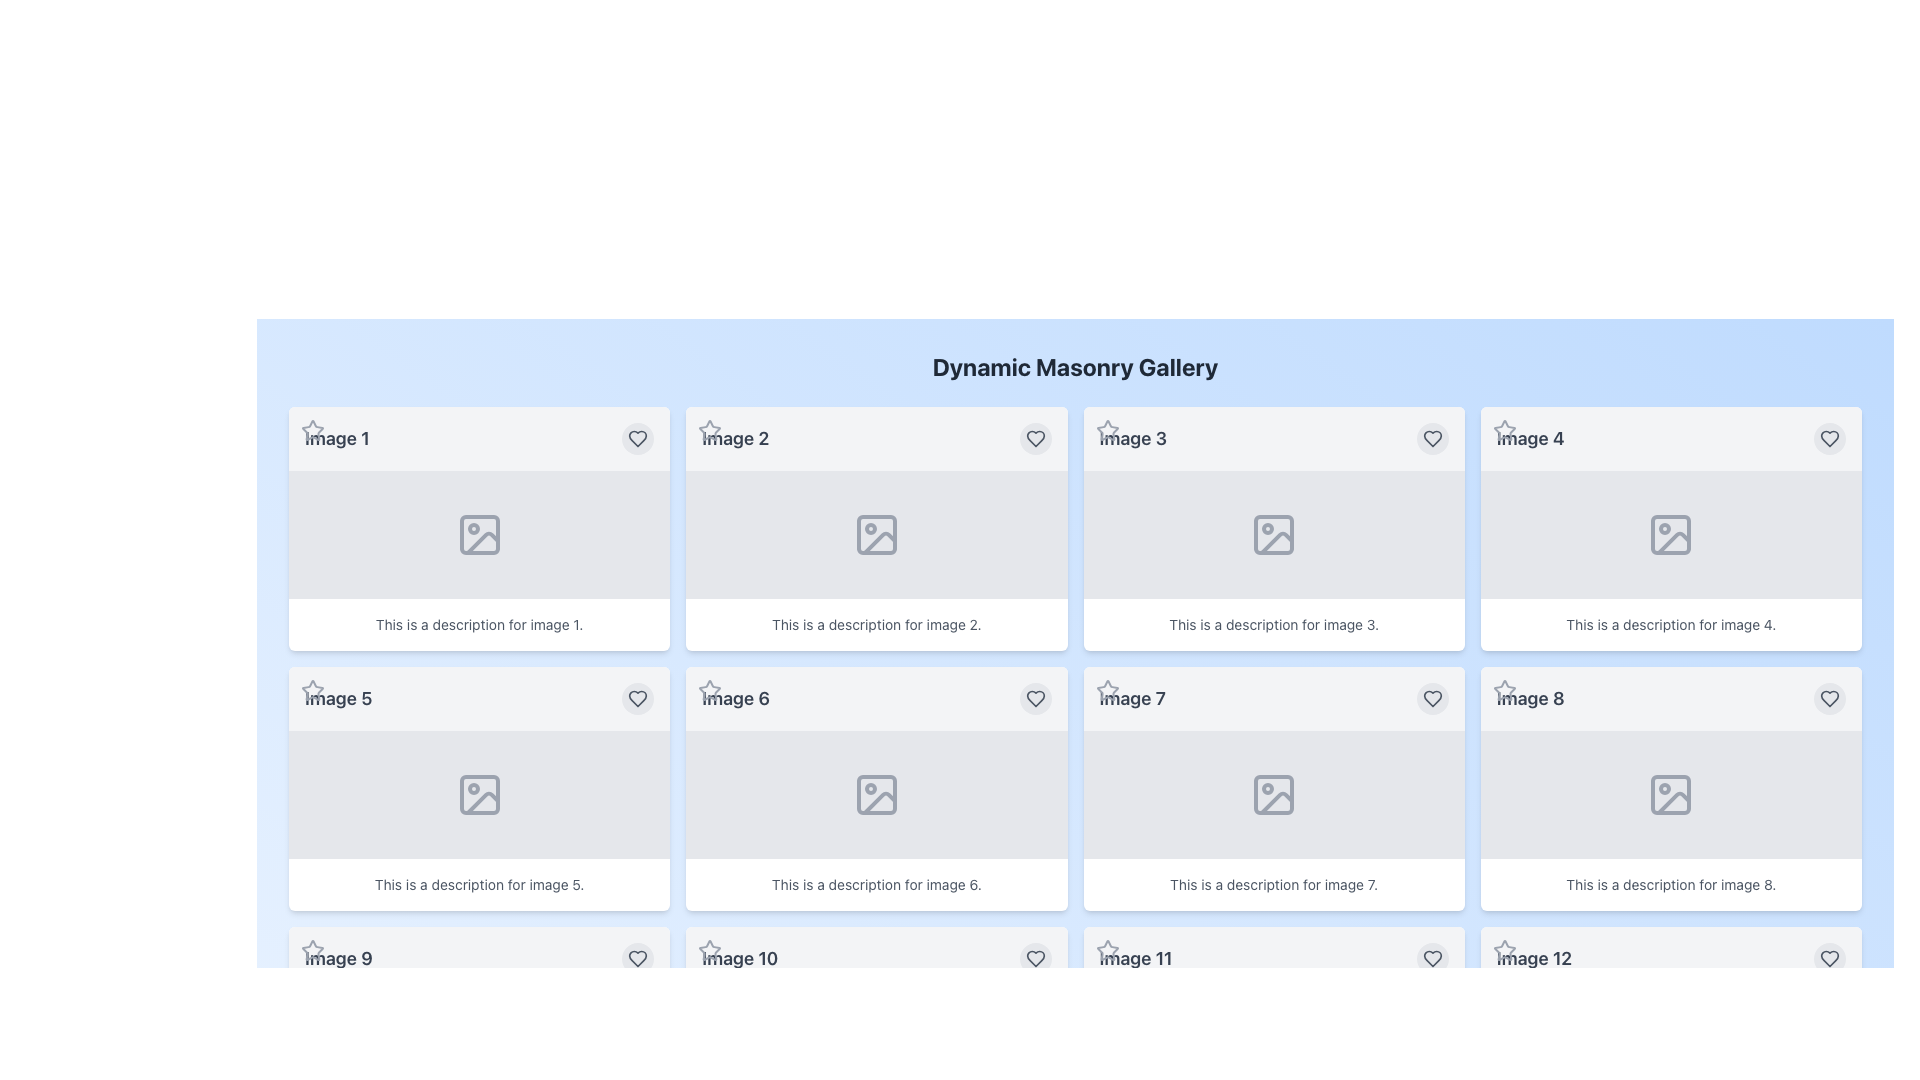  Describe the element at coordinates (1431, 697) in the screenshot. I see `the heart-shaped icon located at the top-right corner of the card labeled 'Image 7'` at that location.